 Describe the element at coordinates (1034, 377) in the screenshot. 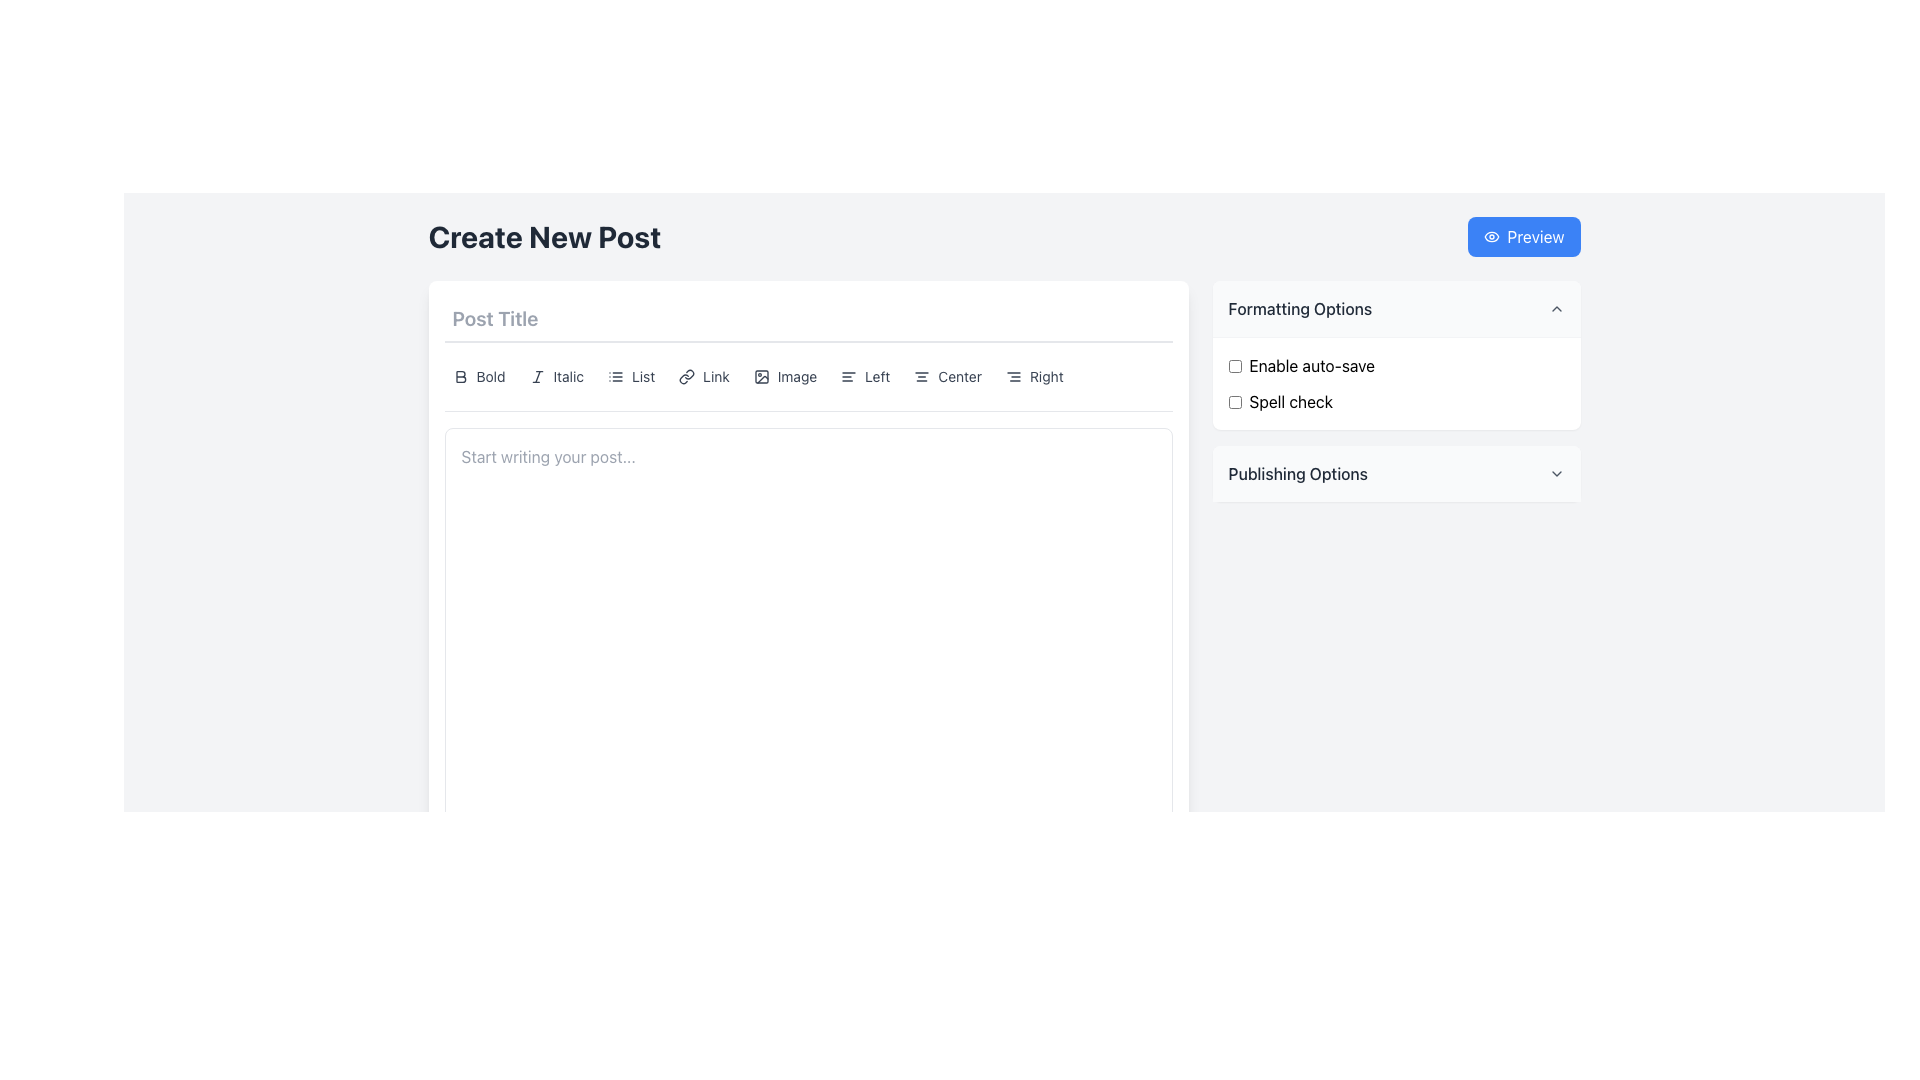

I see `the right alignment button in the horizontal alignment toolbar to set the text alignment of the selected content area to 'Right'` at that location.